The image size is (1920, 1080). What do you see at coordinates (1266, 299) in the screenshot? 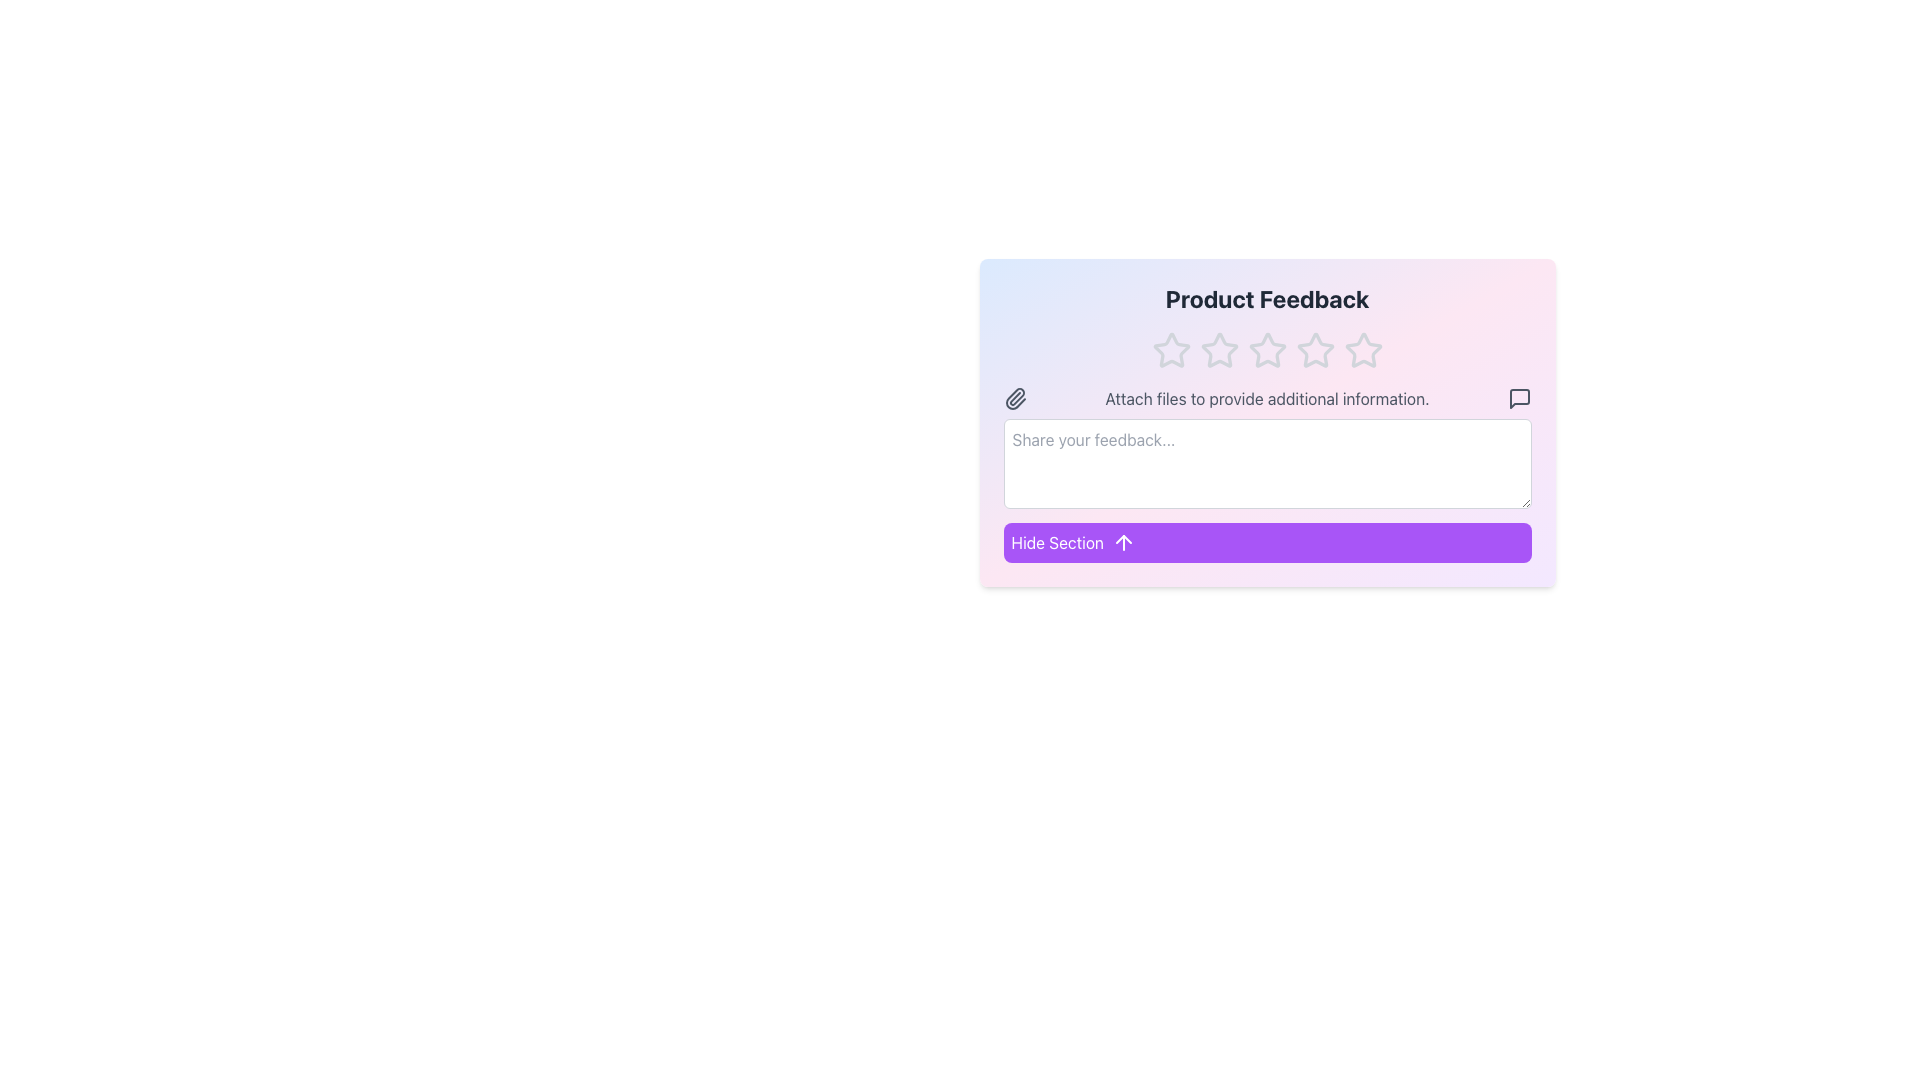
I see `the static text element that serves as the header for the section, positioned at the top of the card-like section` at bounding box center [1266, 299].